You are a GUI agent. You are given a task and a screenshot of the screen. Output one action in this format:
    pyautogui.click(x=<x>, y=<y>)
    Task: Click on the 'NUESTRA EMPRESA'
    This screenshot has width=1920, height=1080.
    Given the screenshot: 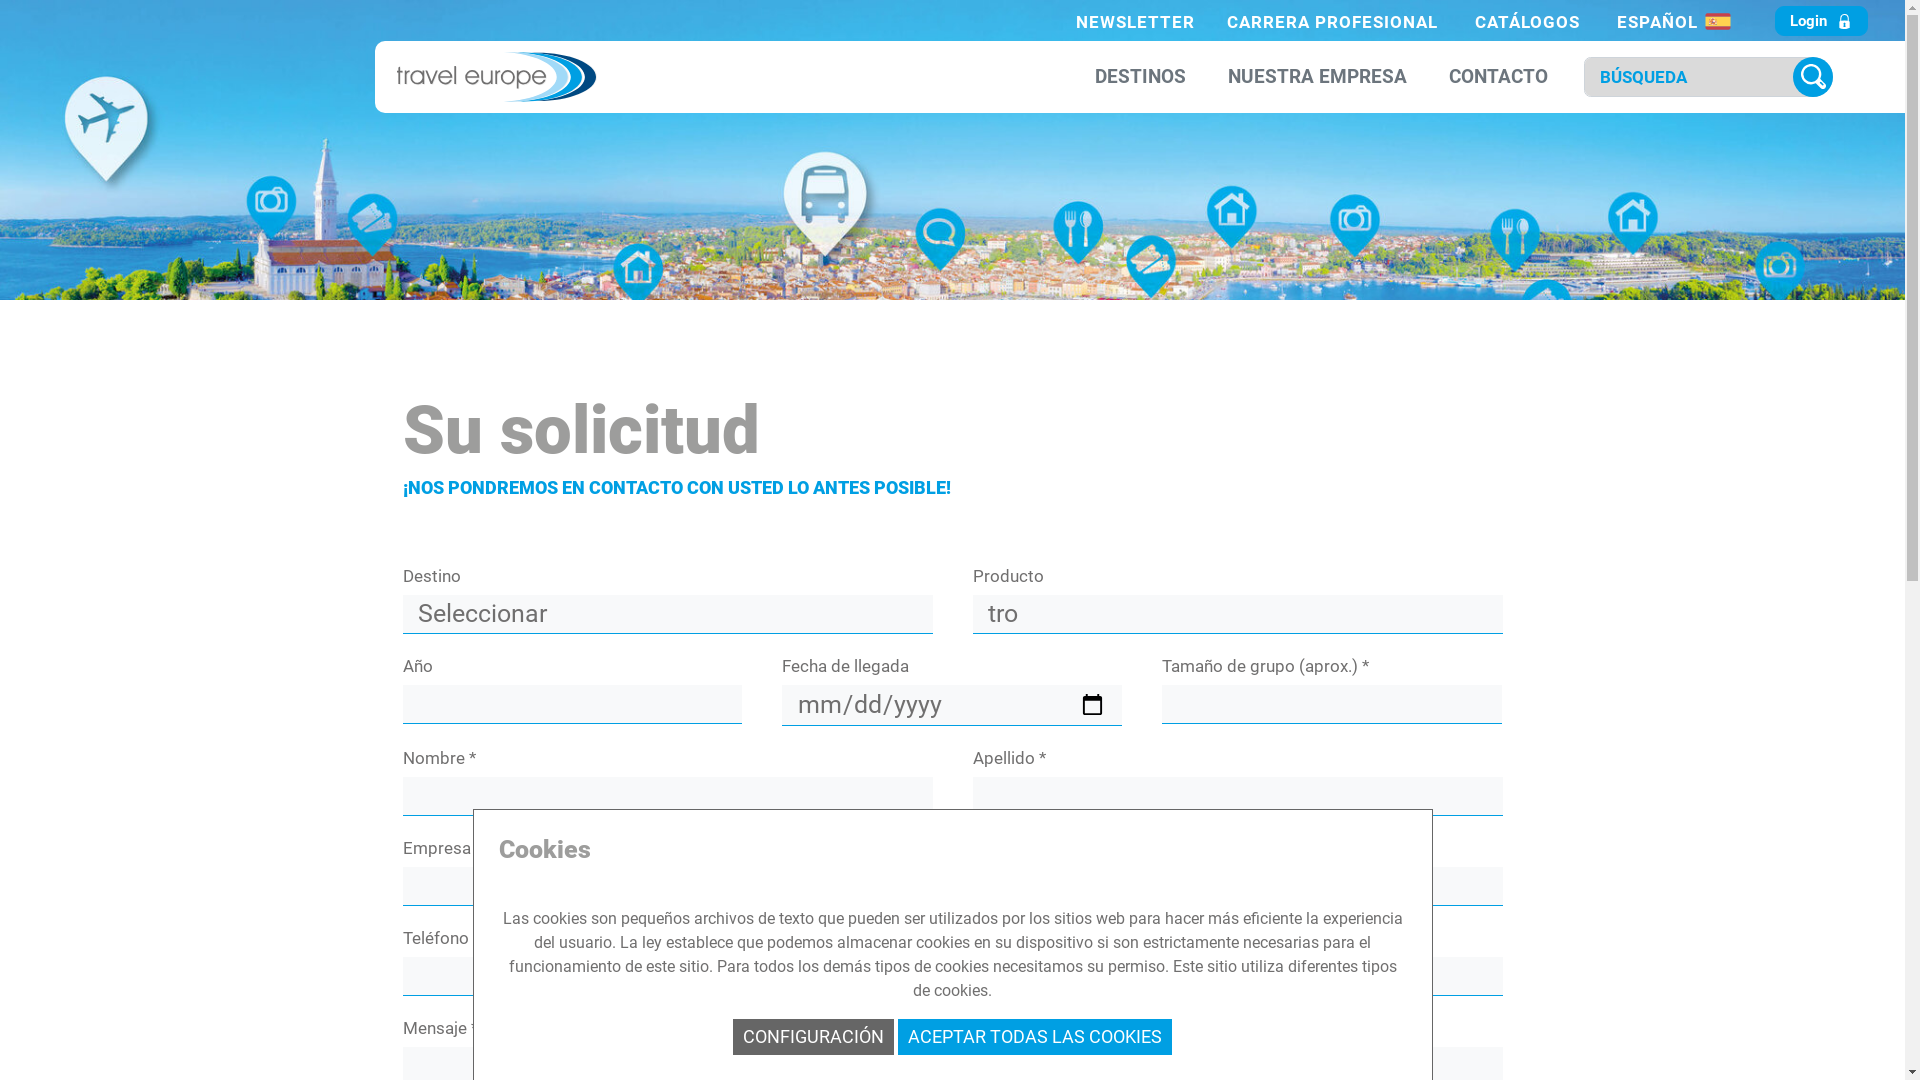 What is the action you would take?
    pyautogui.click(x=1317, y=76)
    